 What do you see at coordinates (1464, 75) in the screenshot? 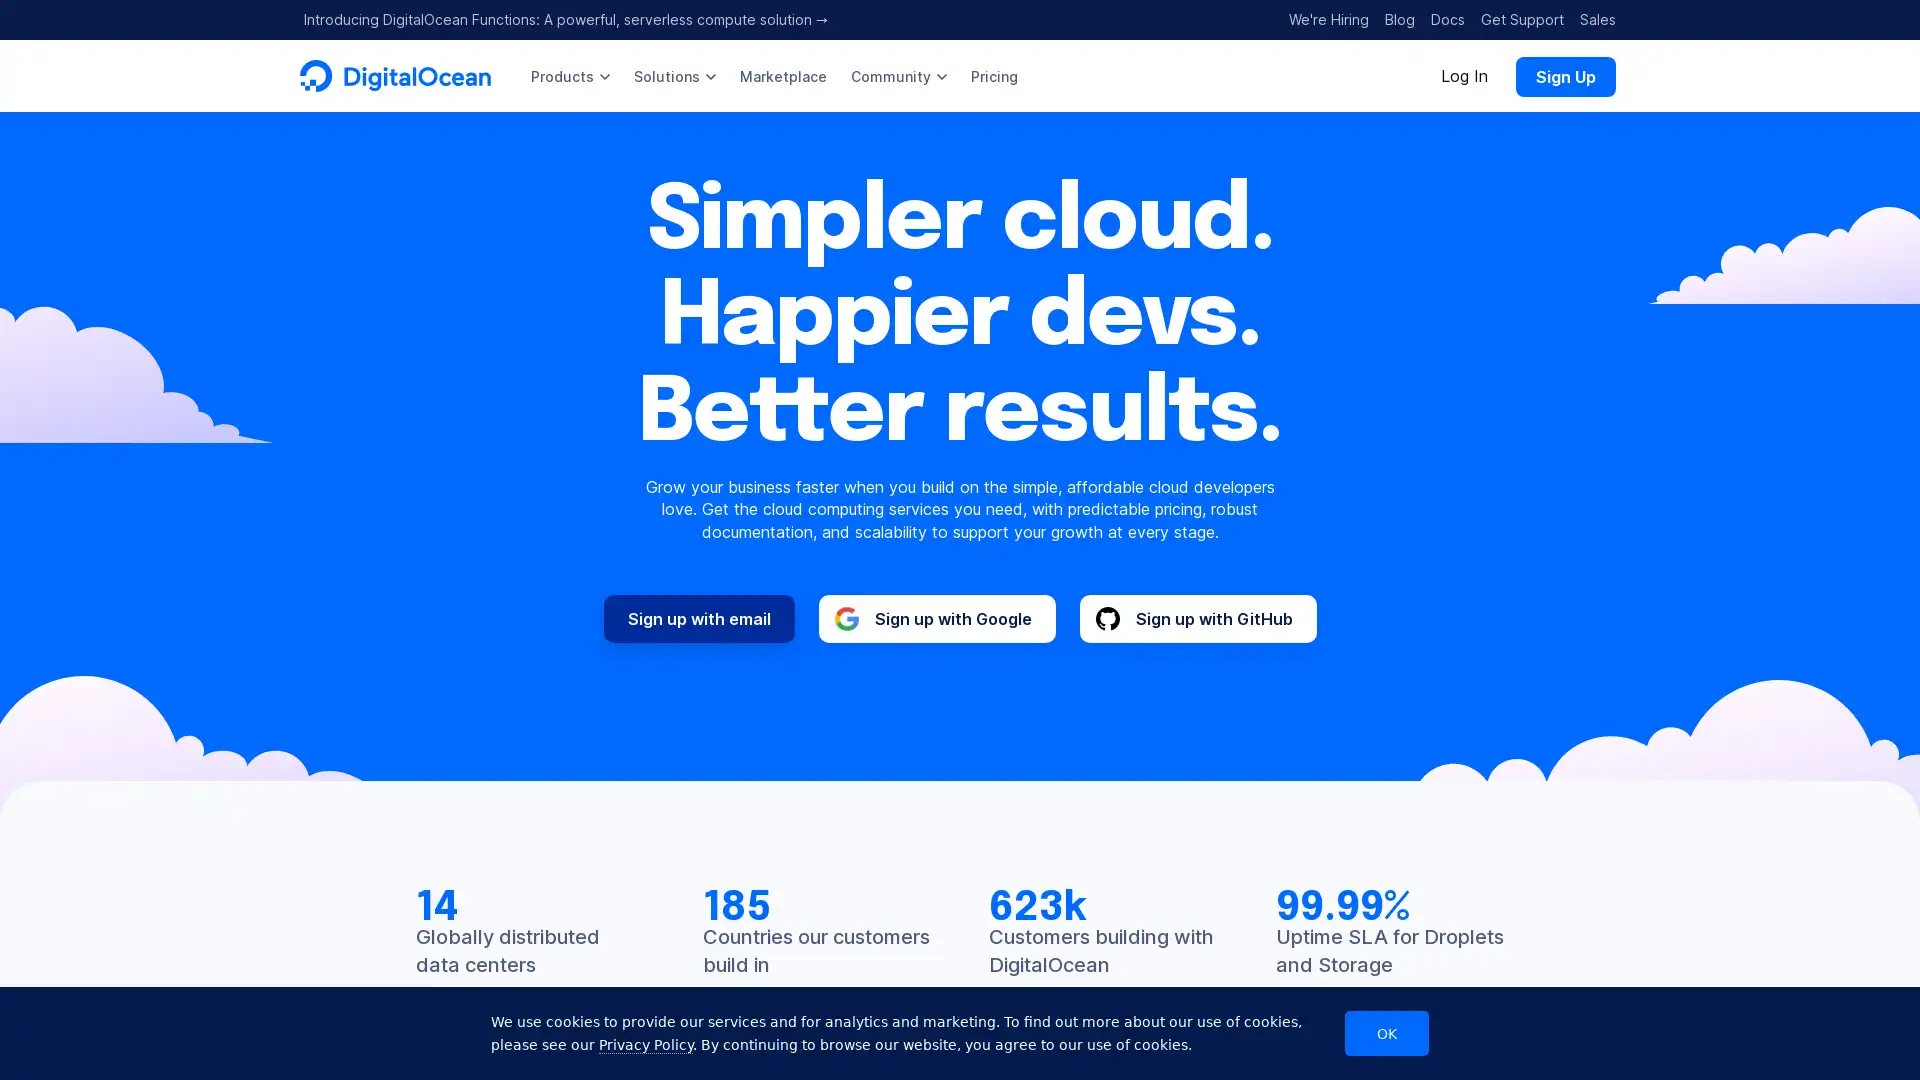
I see `Log In` at bounding box center [1464, 75].